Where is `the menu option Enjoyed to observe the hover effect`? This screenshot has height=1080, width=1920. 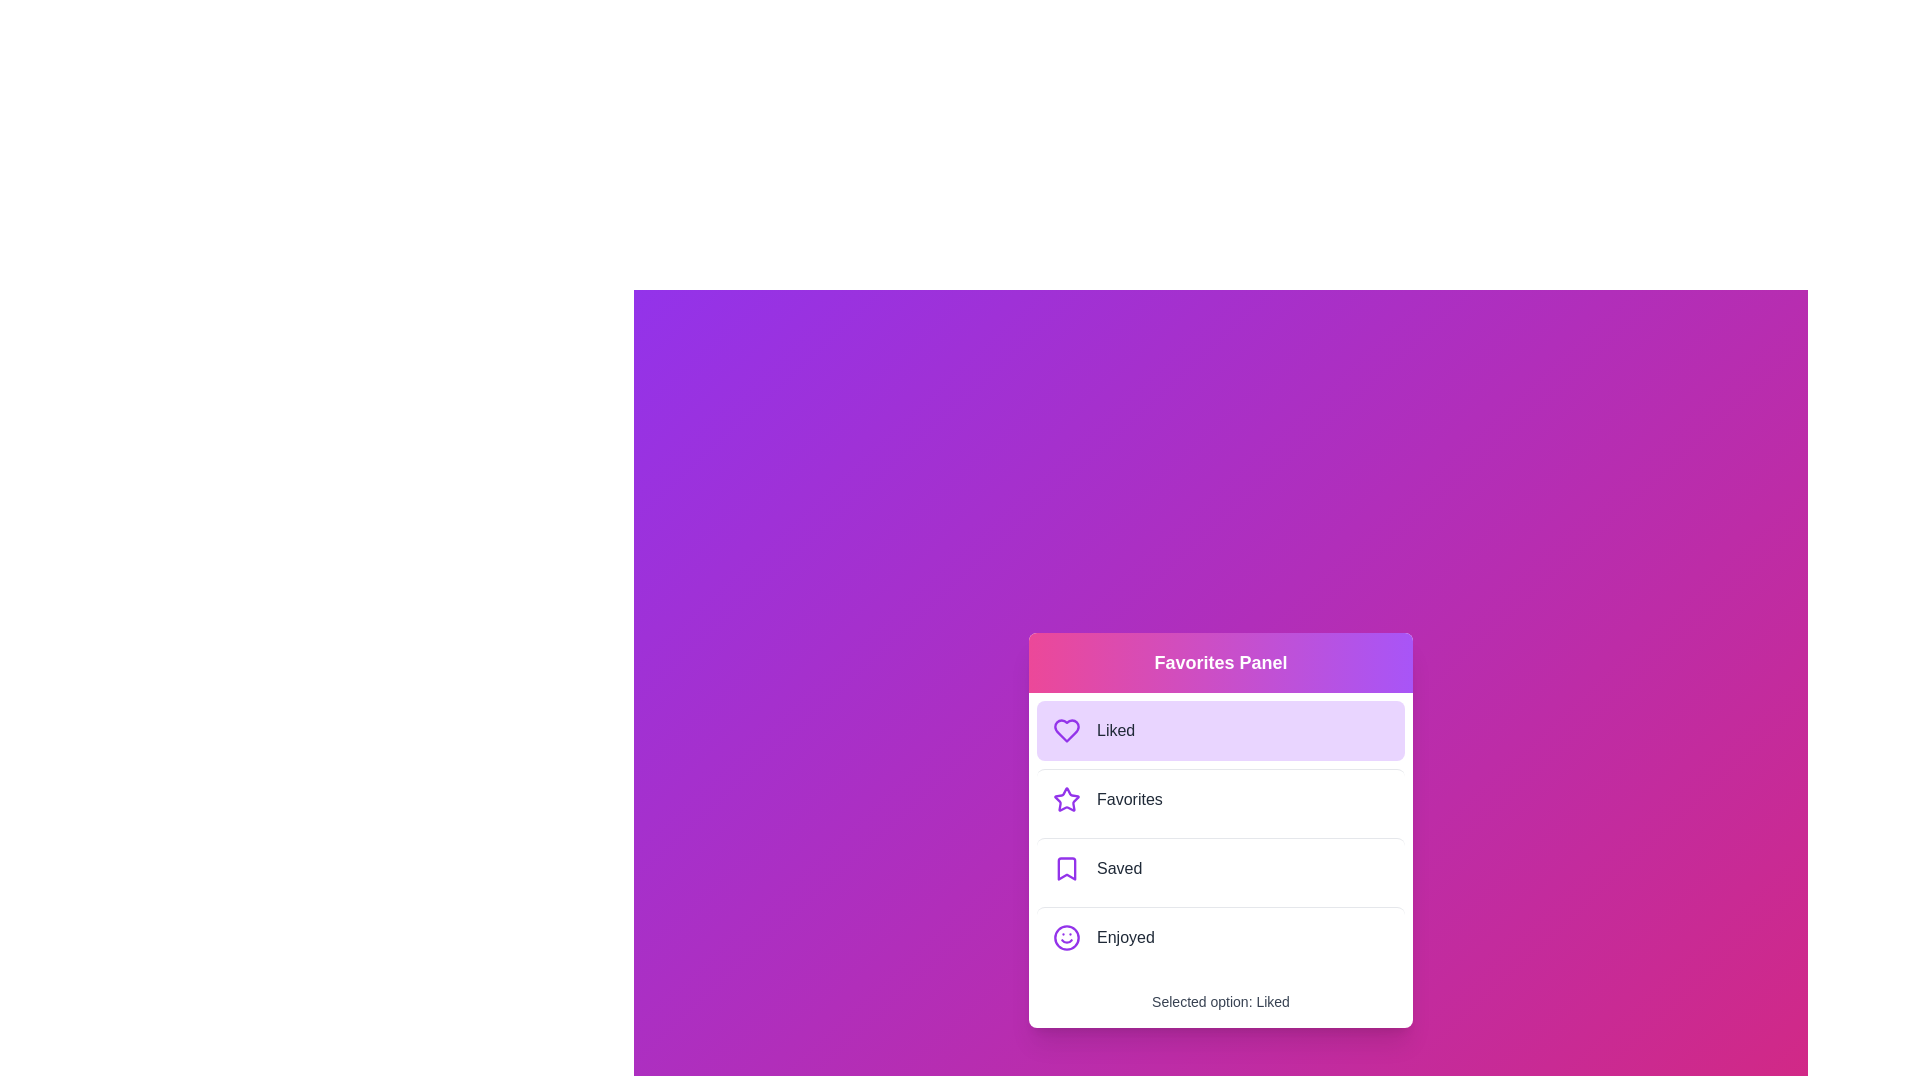 the menu option Enjoyed to observe the hover effect is located at coordinates (1219, 937).